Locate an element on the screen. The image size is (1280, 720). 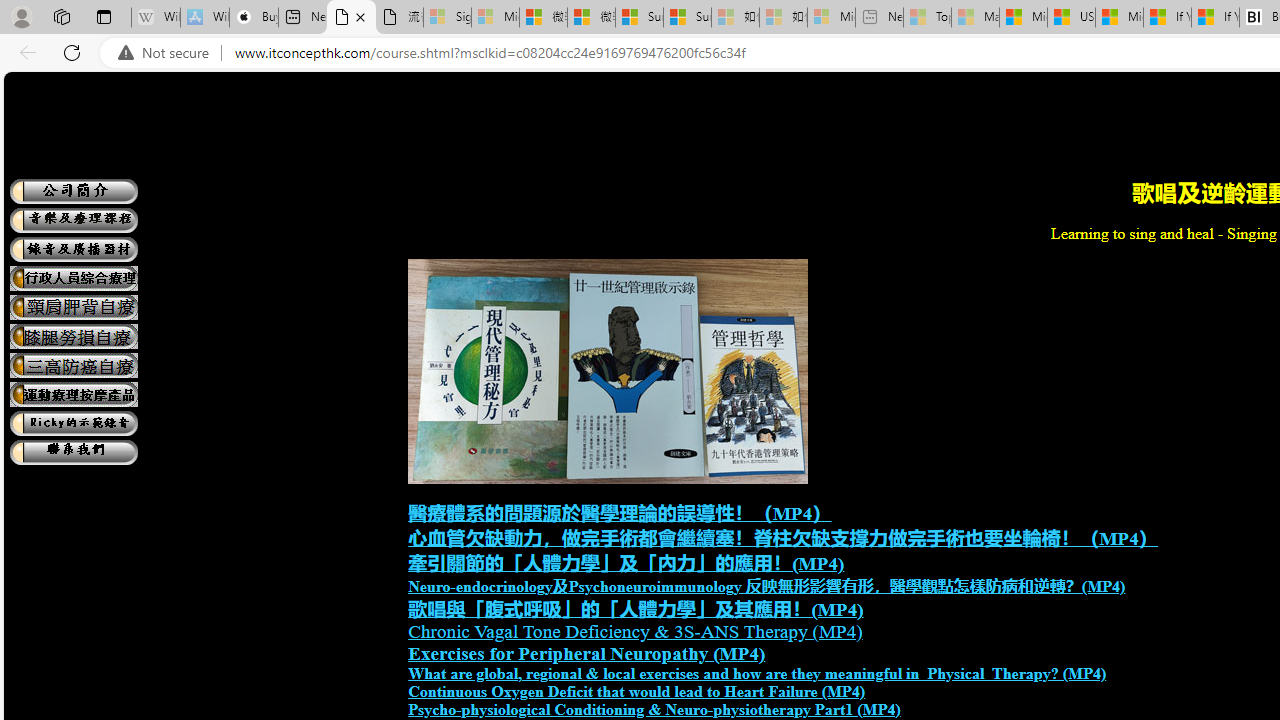
'Personal Profile' is located at coordinates (21, 16).